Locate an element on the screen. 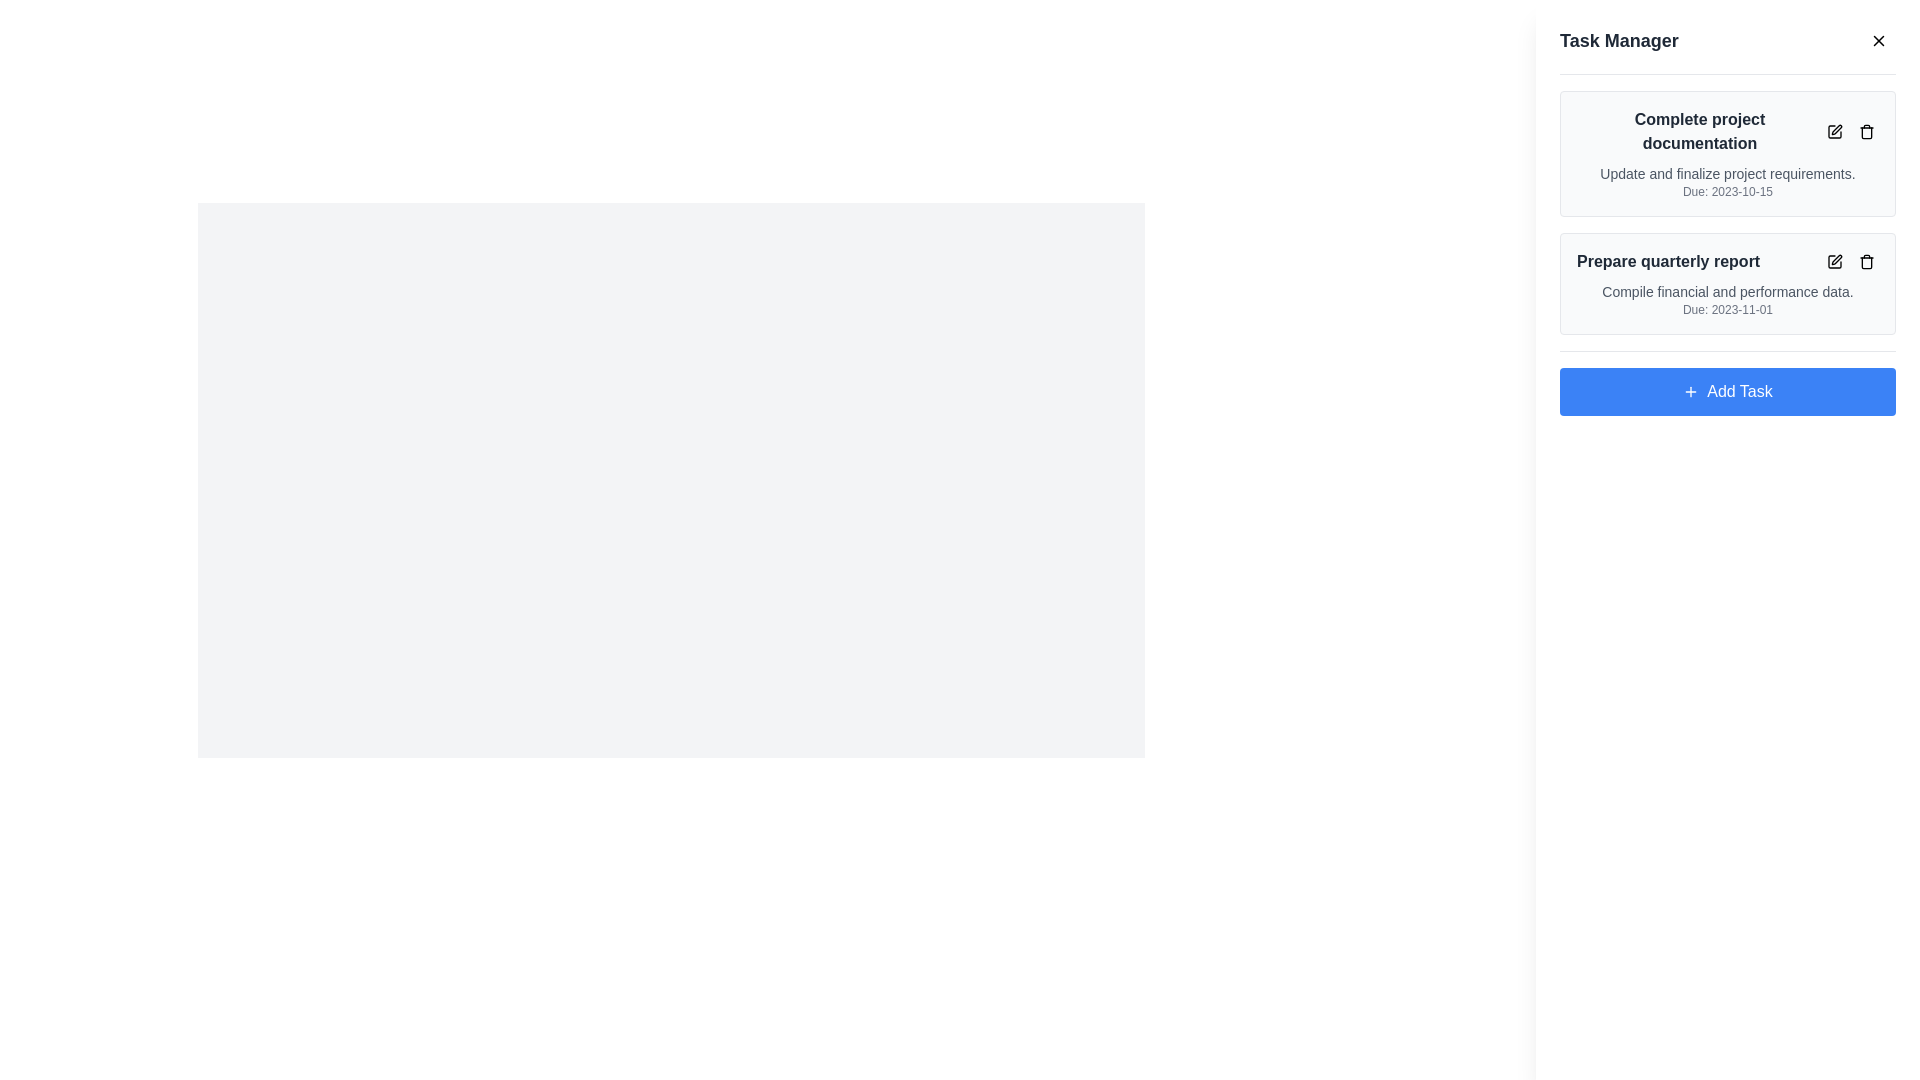 The width and height of the screenshot is (1920, 1080). the text label displaying 'Complete project documentation' located at the top section of the task item in the 'Task Manager' panel is located at coordinates (1698, 131).